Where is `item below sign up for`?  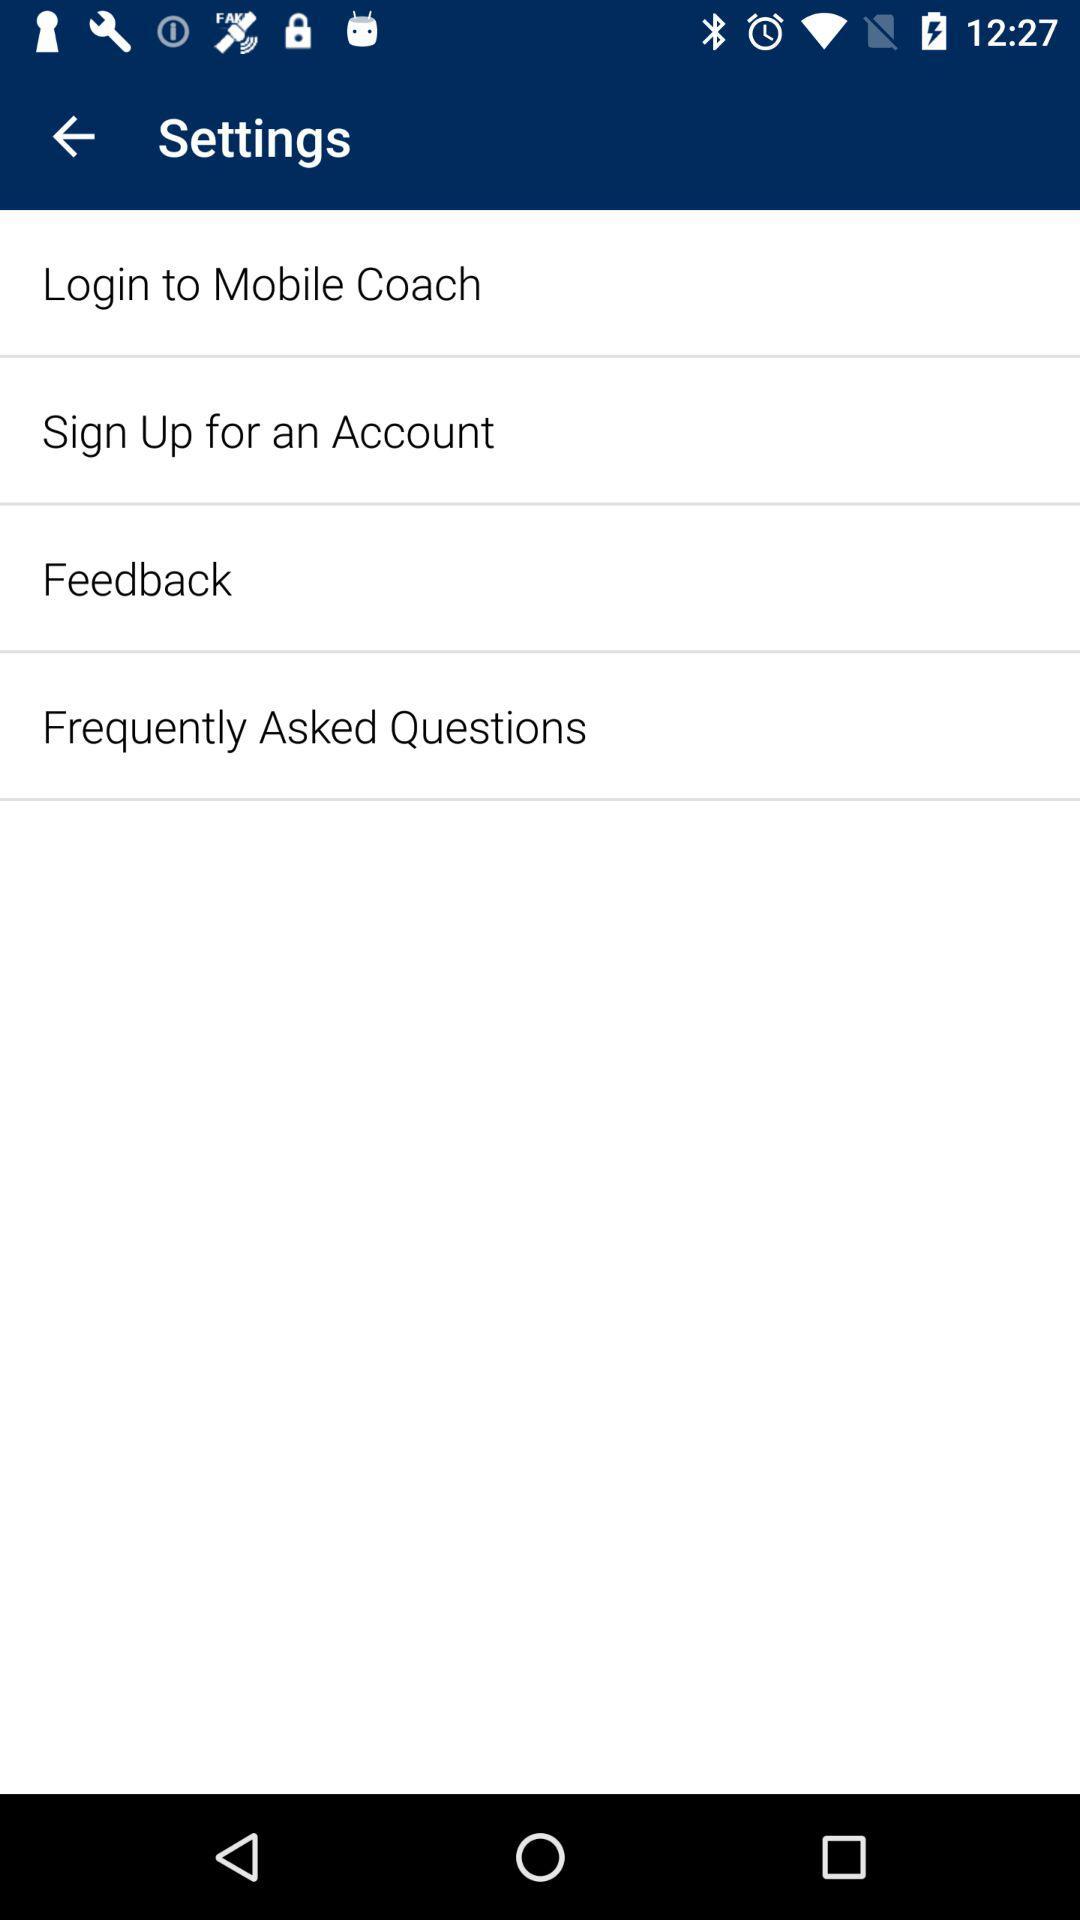
item below sign up for is located at coordinates (135, 576).